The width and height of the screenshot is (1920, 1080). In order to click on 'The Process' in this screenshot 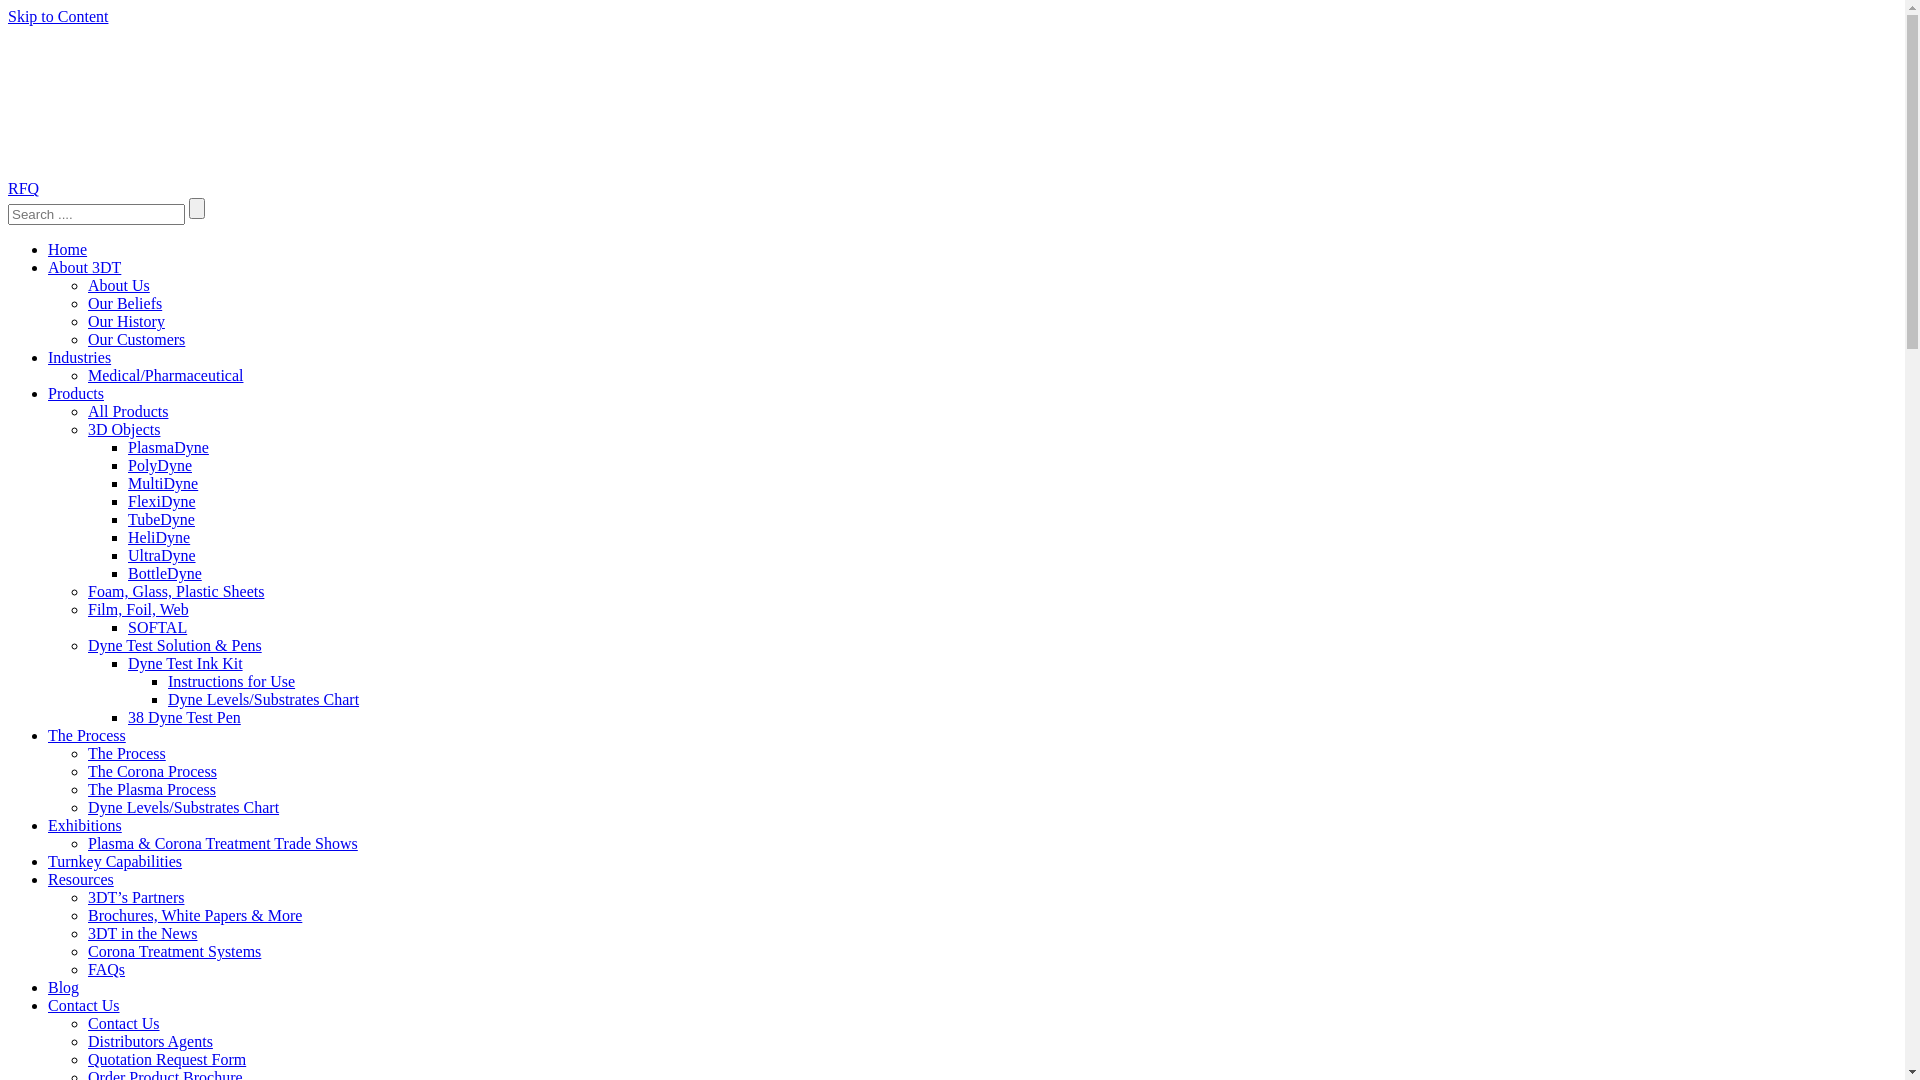, I will do `click(48, 735)`.